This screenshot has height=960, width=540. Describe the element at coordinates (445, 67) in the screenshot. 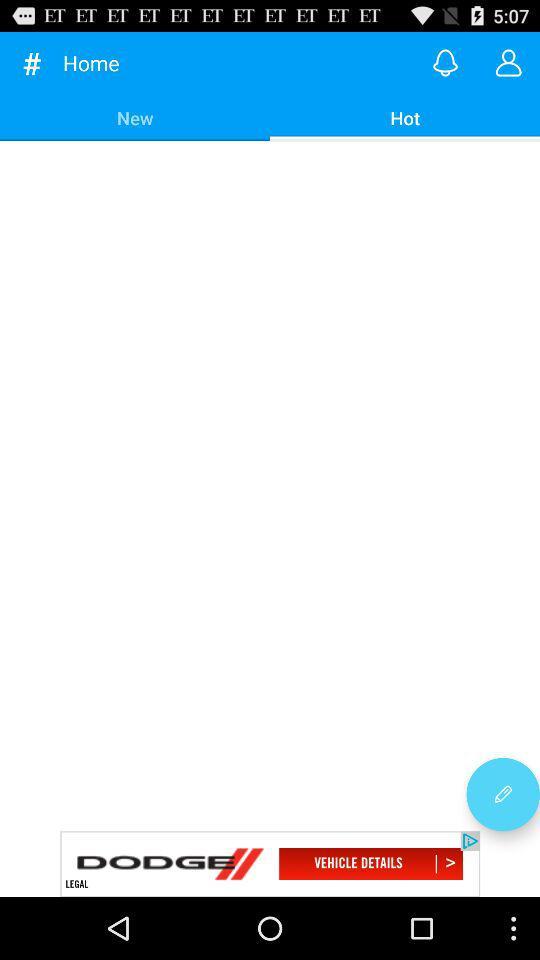

I see `the notifications icon` at that location.